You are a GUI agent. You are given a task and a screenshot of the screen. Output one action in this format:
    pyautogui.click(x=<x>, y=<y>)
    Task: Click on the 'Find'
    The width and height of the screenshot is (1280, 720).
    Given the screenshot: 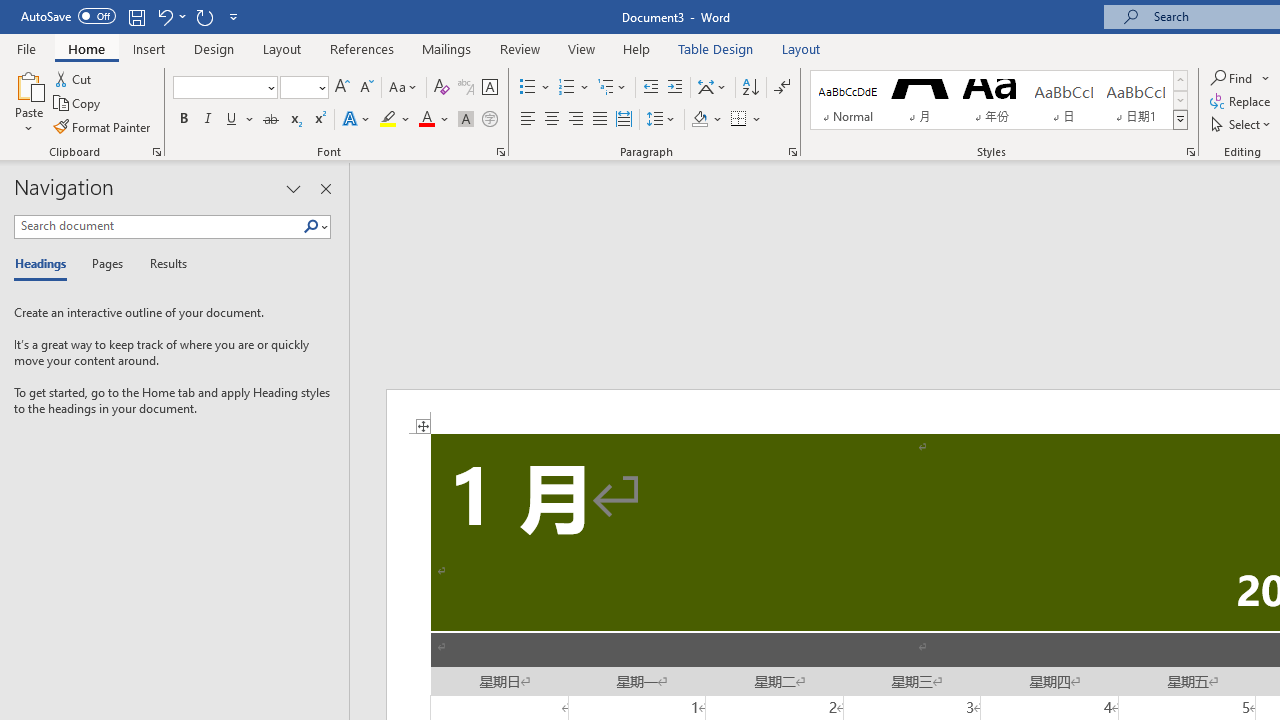 What is the action you would take?
    pyautogui.click(x=1232, y=77)
    